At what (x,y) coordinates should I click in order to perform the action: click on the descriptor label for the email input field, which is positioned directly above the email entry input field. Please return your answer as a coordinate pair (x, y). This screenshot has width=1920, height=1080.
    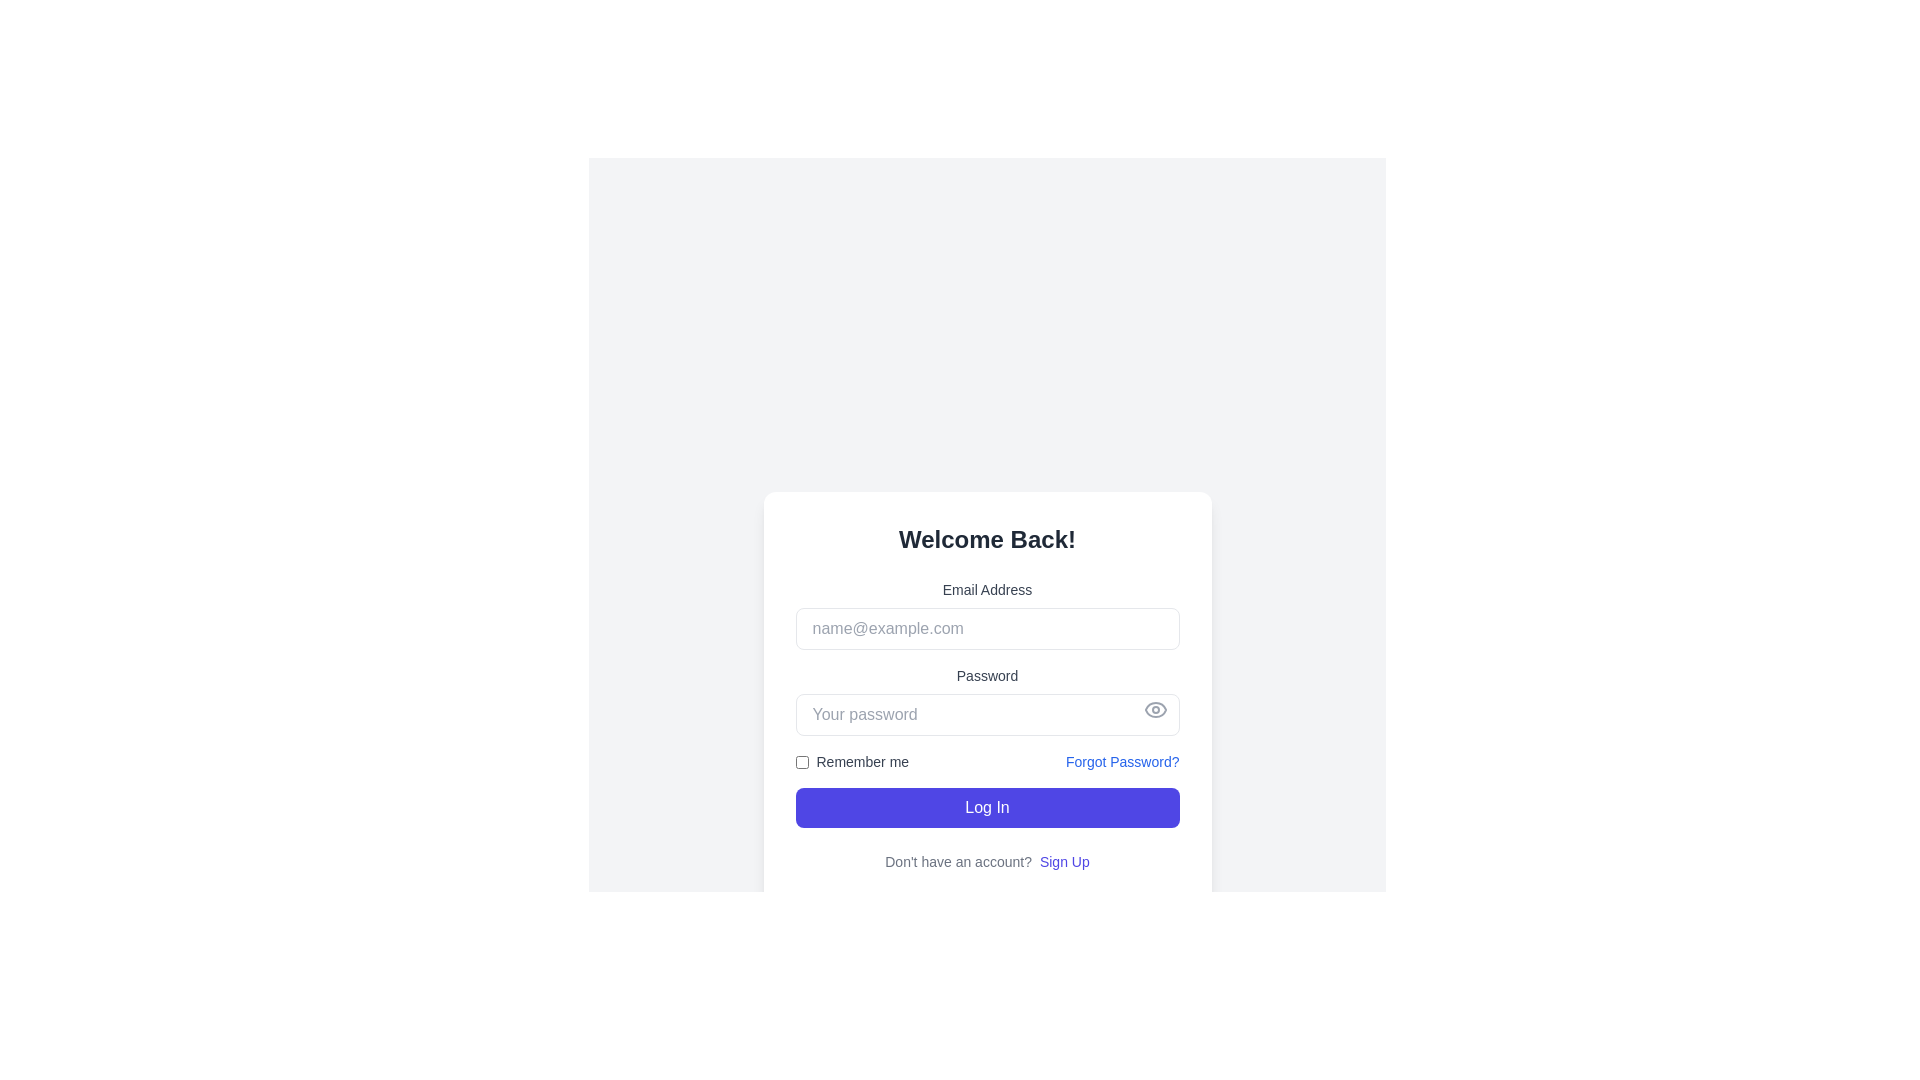
    Looking at the image, I should click on (987, 589).